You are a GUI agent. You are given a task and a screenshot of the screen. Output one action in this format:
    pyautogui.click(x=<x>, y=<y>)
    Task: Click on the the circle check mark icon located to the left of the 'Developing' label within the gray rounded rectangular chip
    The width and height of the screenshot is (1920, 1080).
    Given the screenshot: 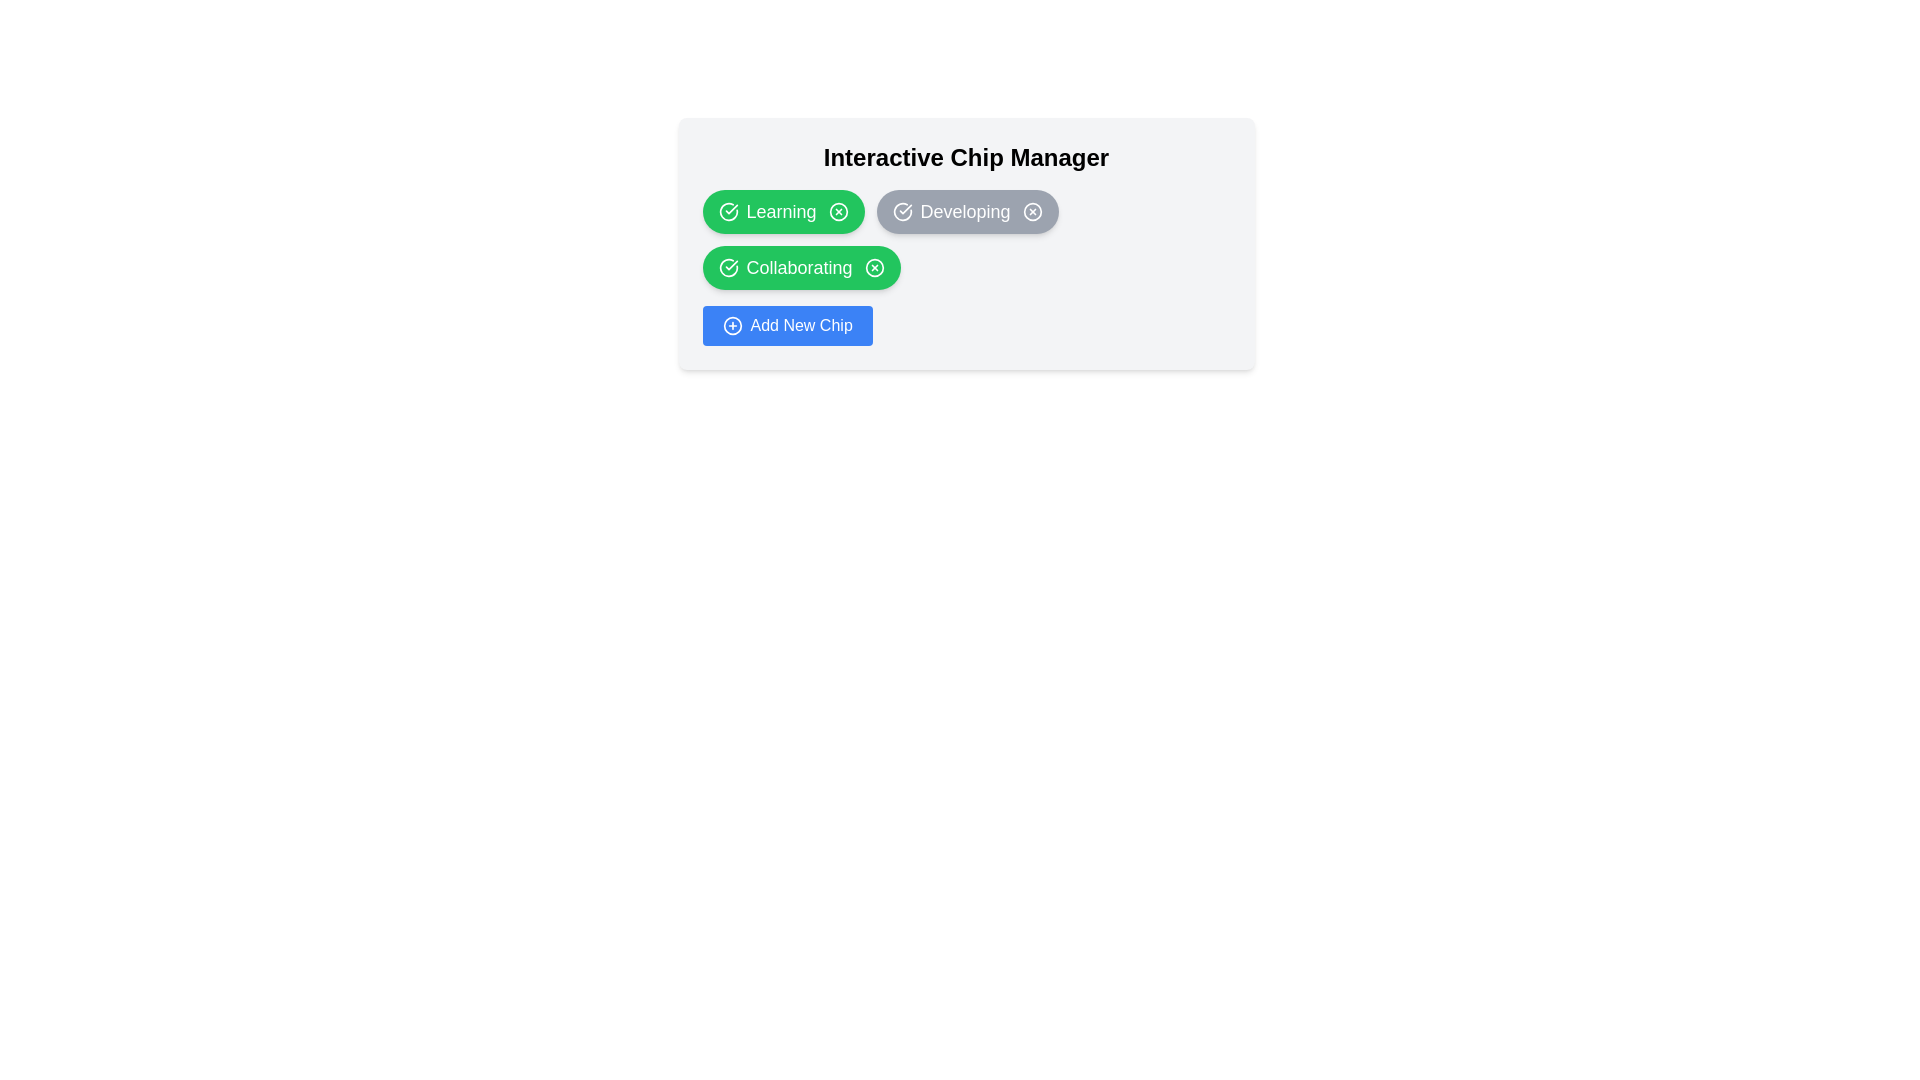 What is the action you would take?
    pyautogui.click(x=901, y=212)
    